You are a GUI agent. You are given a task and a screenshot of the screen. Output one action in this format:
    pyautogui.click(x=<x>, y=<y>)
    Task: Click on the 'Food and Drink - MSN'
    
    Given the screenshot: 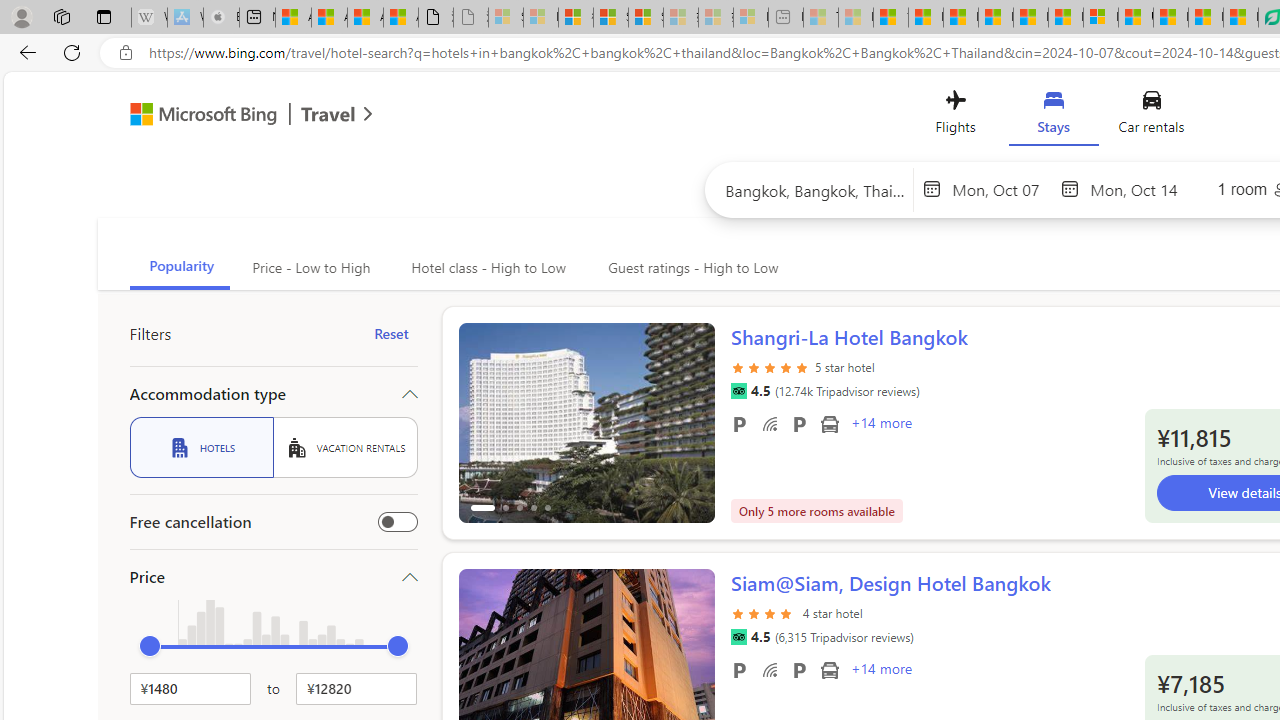 What is the action you would take?
    pyautogui.click(x=925, y=17)
    